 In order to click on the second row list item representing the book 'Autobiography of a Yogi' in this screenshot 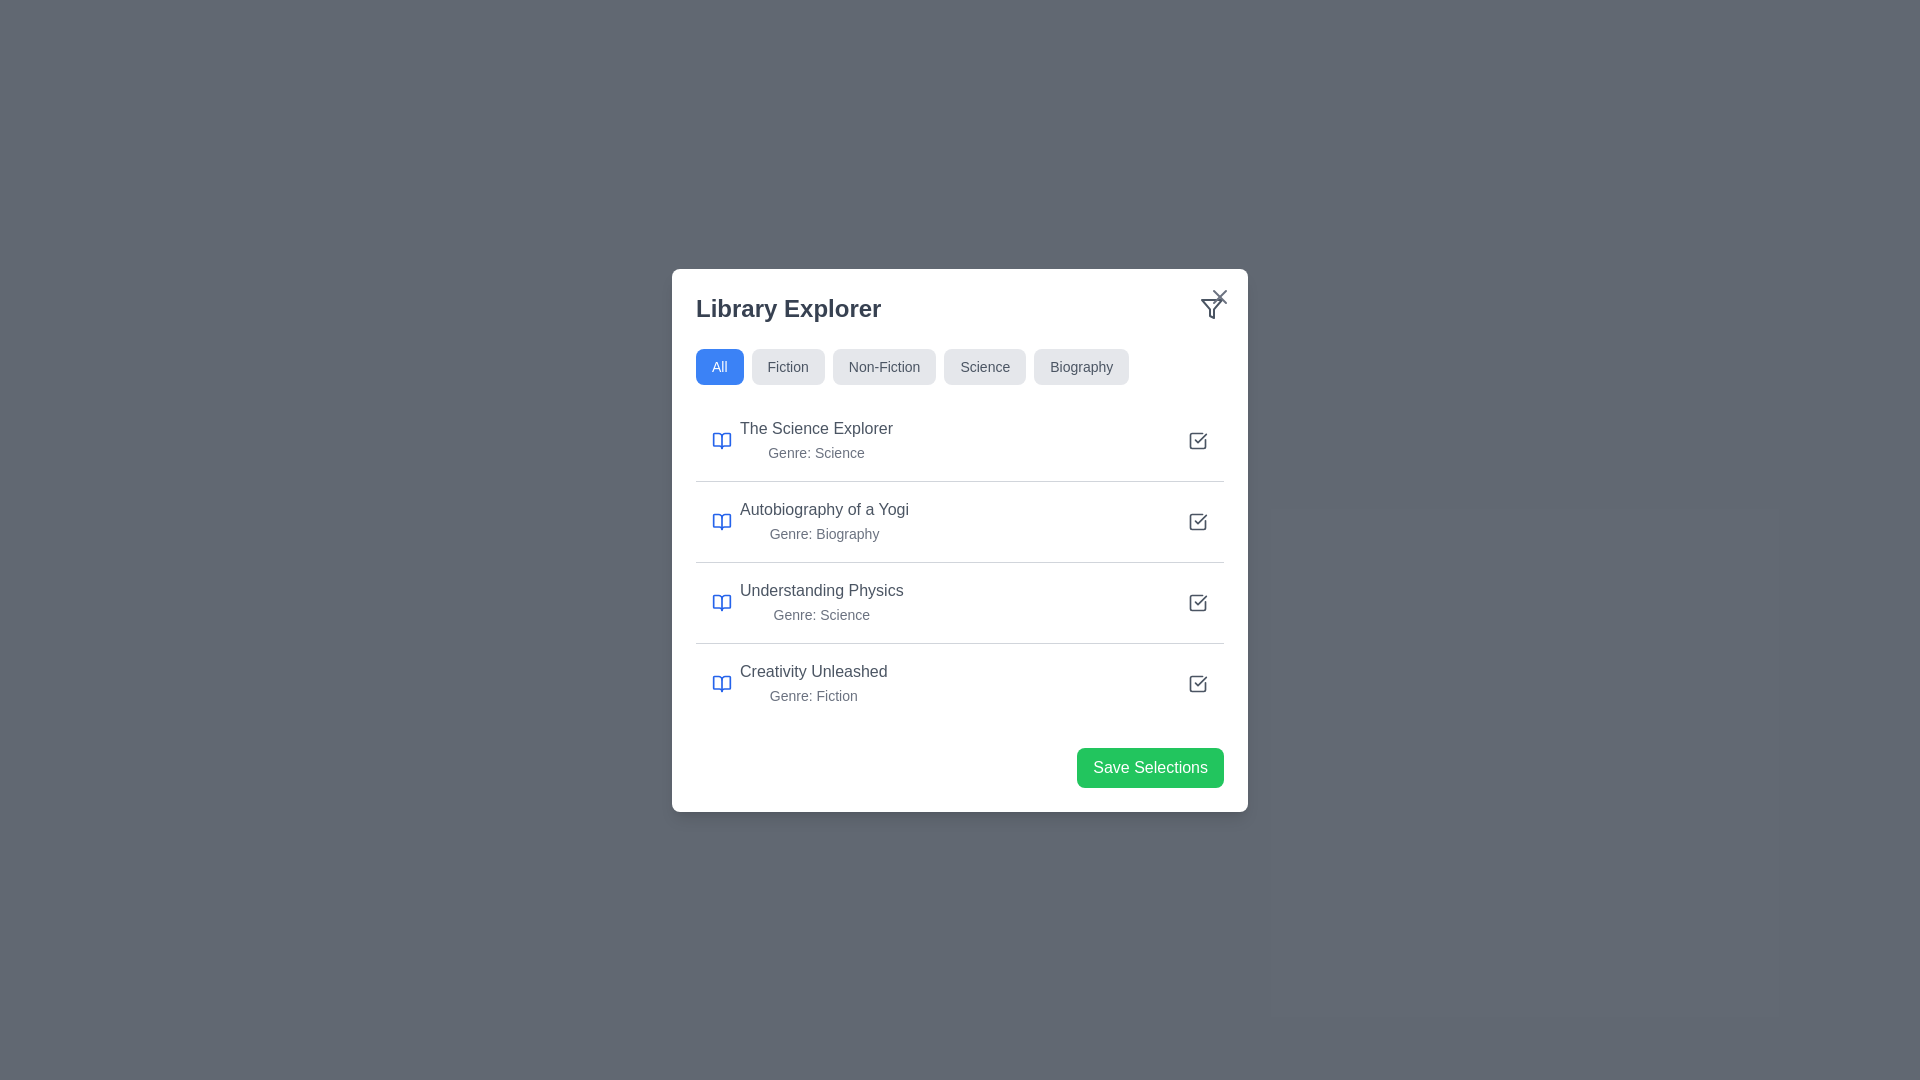, I will do `click(960, 519)`.